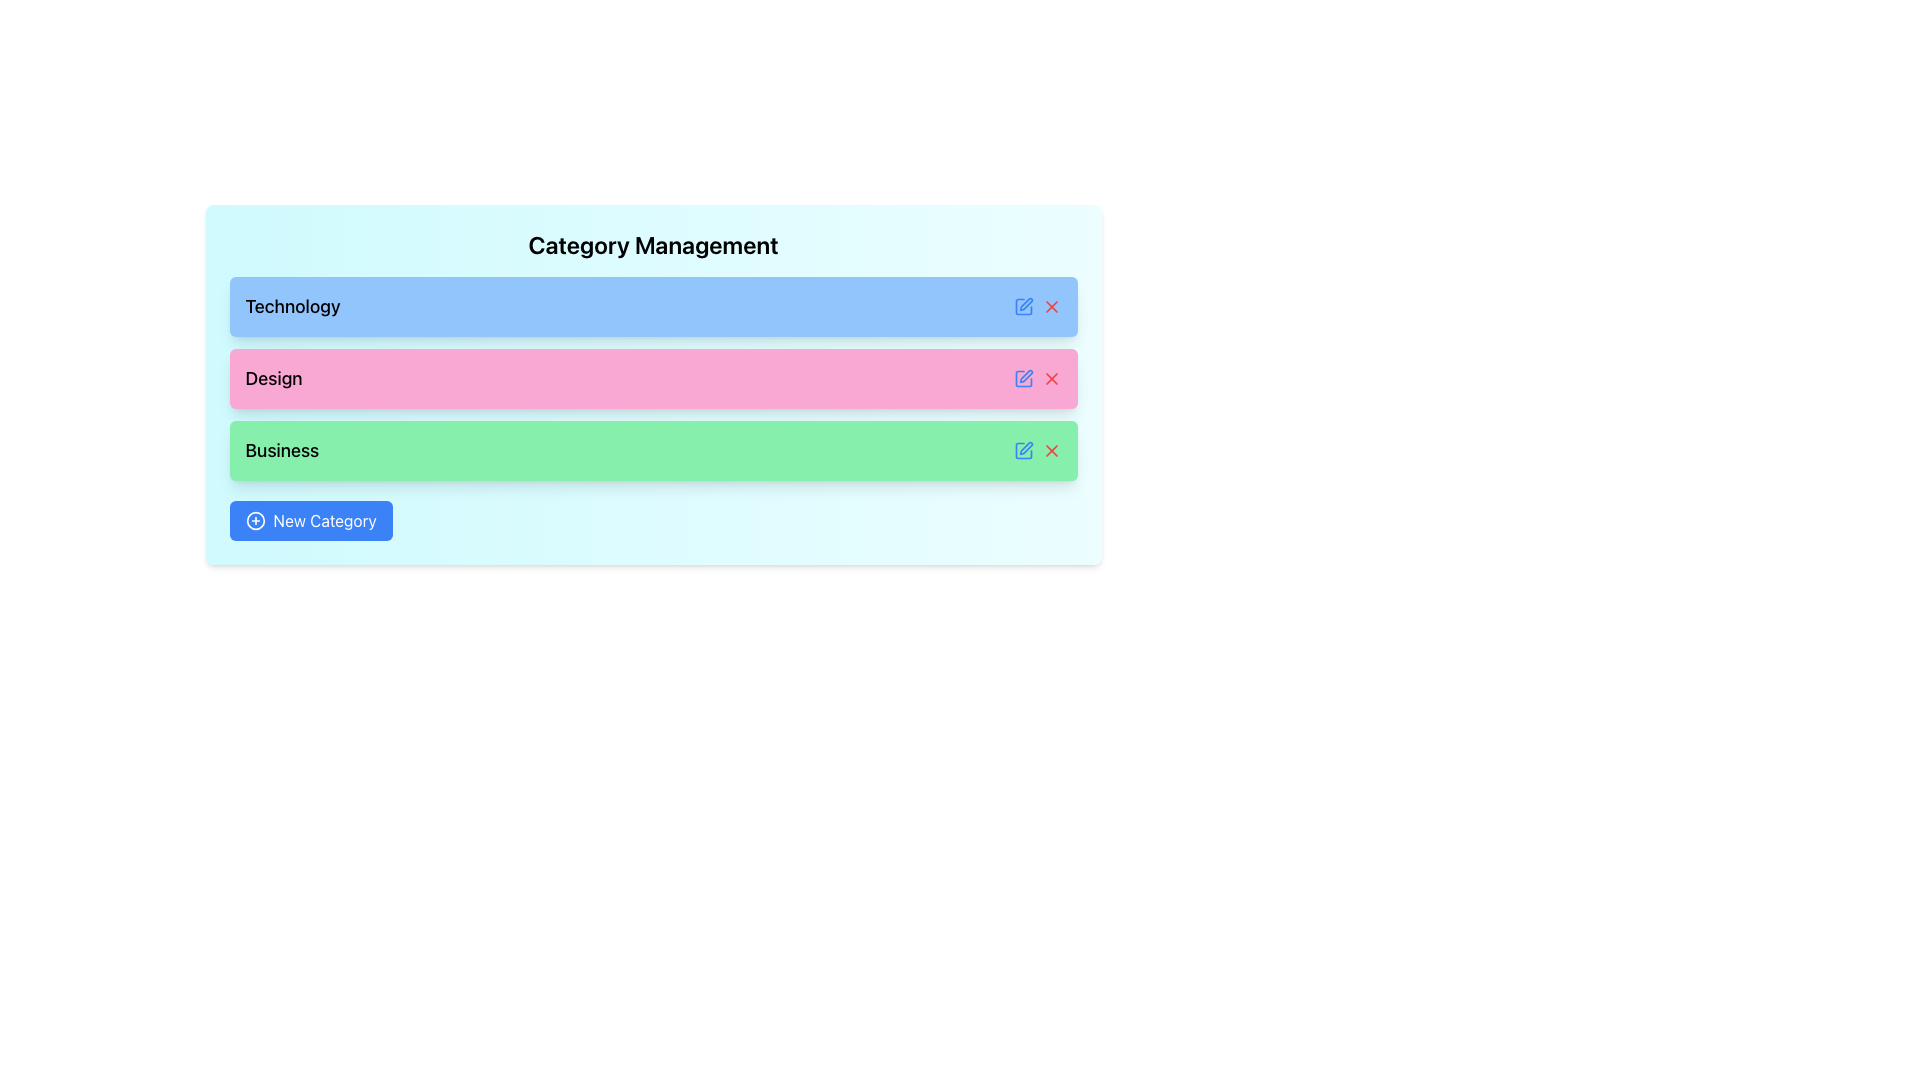 This screenshot has height=1080, width=1920. What do you see at coordinates (254, 519) in the screenshot?
I see `the circular blue SVG icon with a plus sign located to the left of the 'New Category' button` at bounding box center [254, 519].